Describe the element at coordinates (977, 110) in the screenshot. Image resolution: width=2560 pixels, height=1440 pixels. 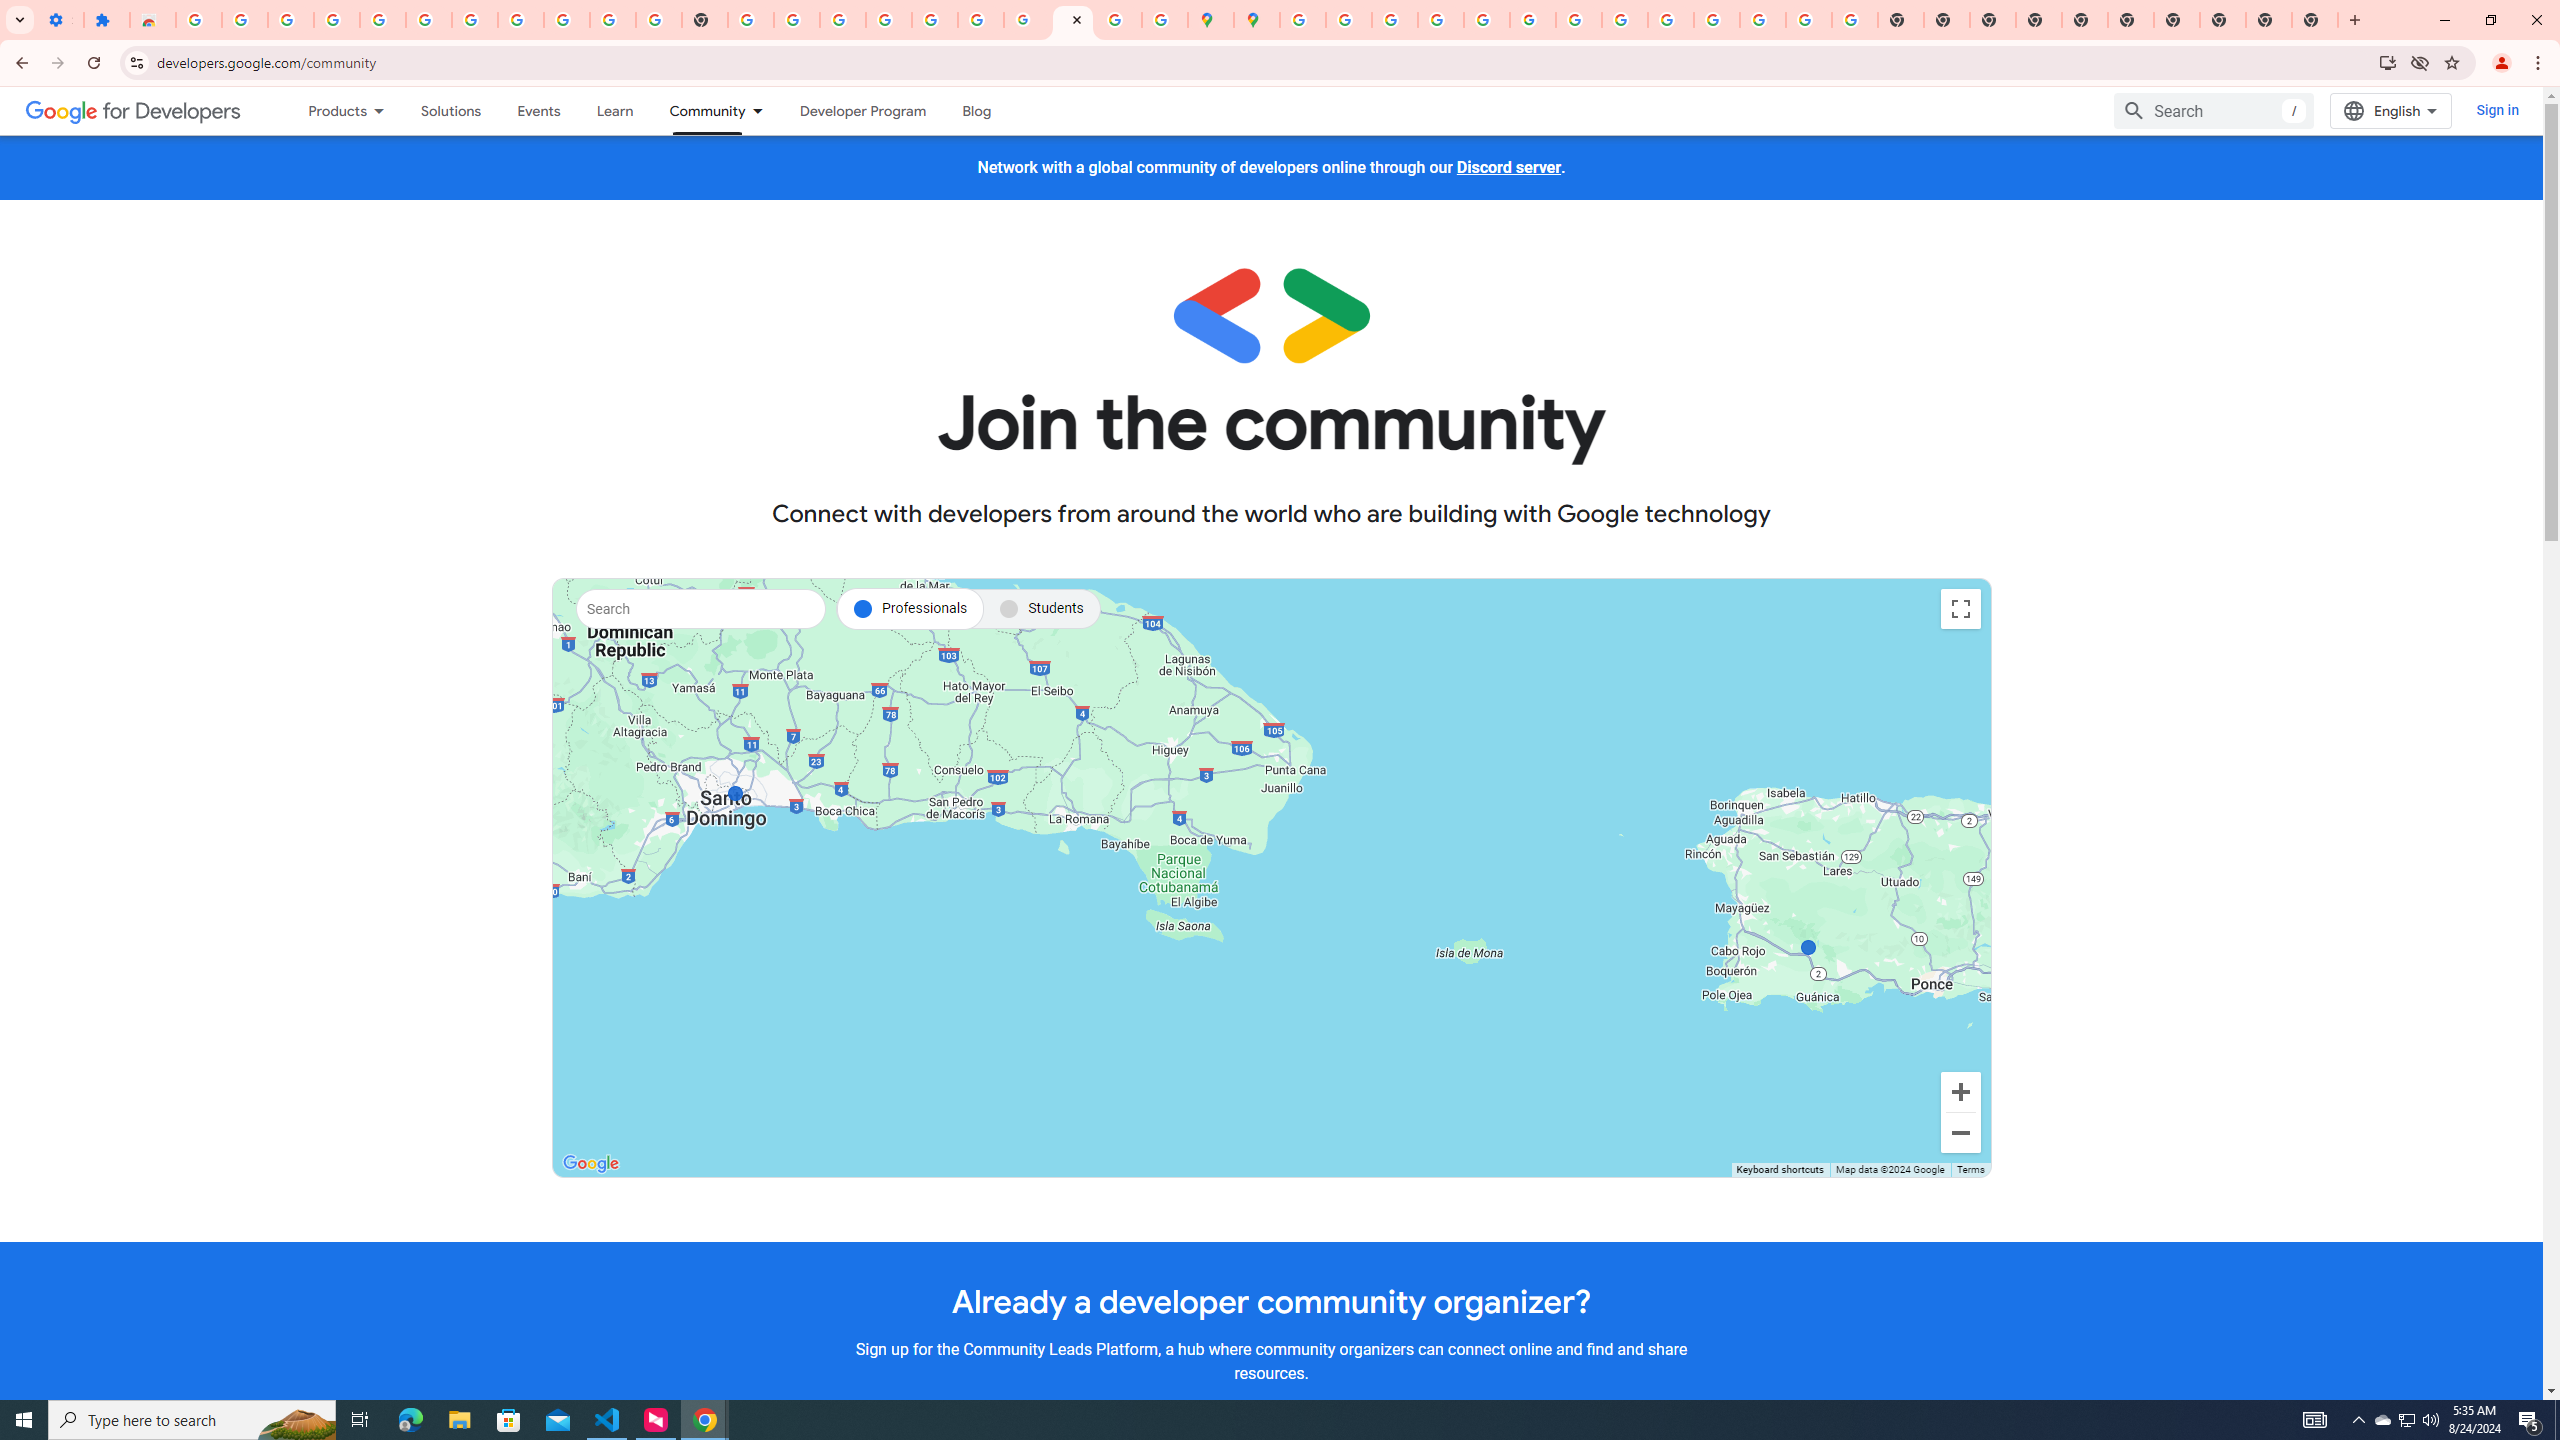
I see `'Blog'` at that location.